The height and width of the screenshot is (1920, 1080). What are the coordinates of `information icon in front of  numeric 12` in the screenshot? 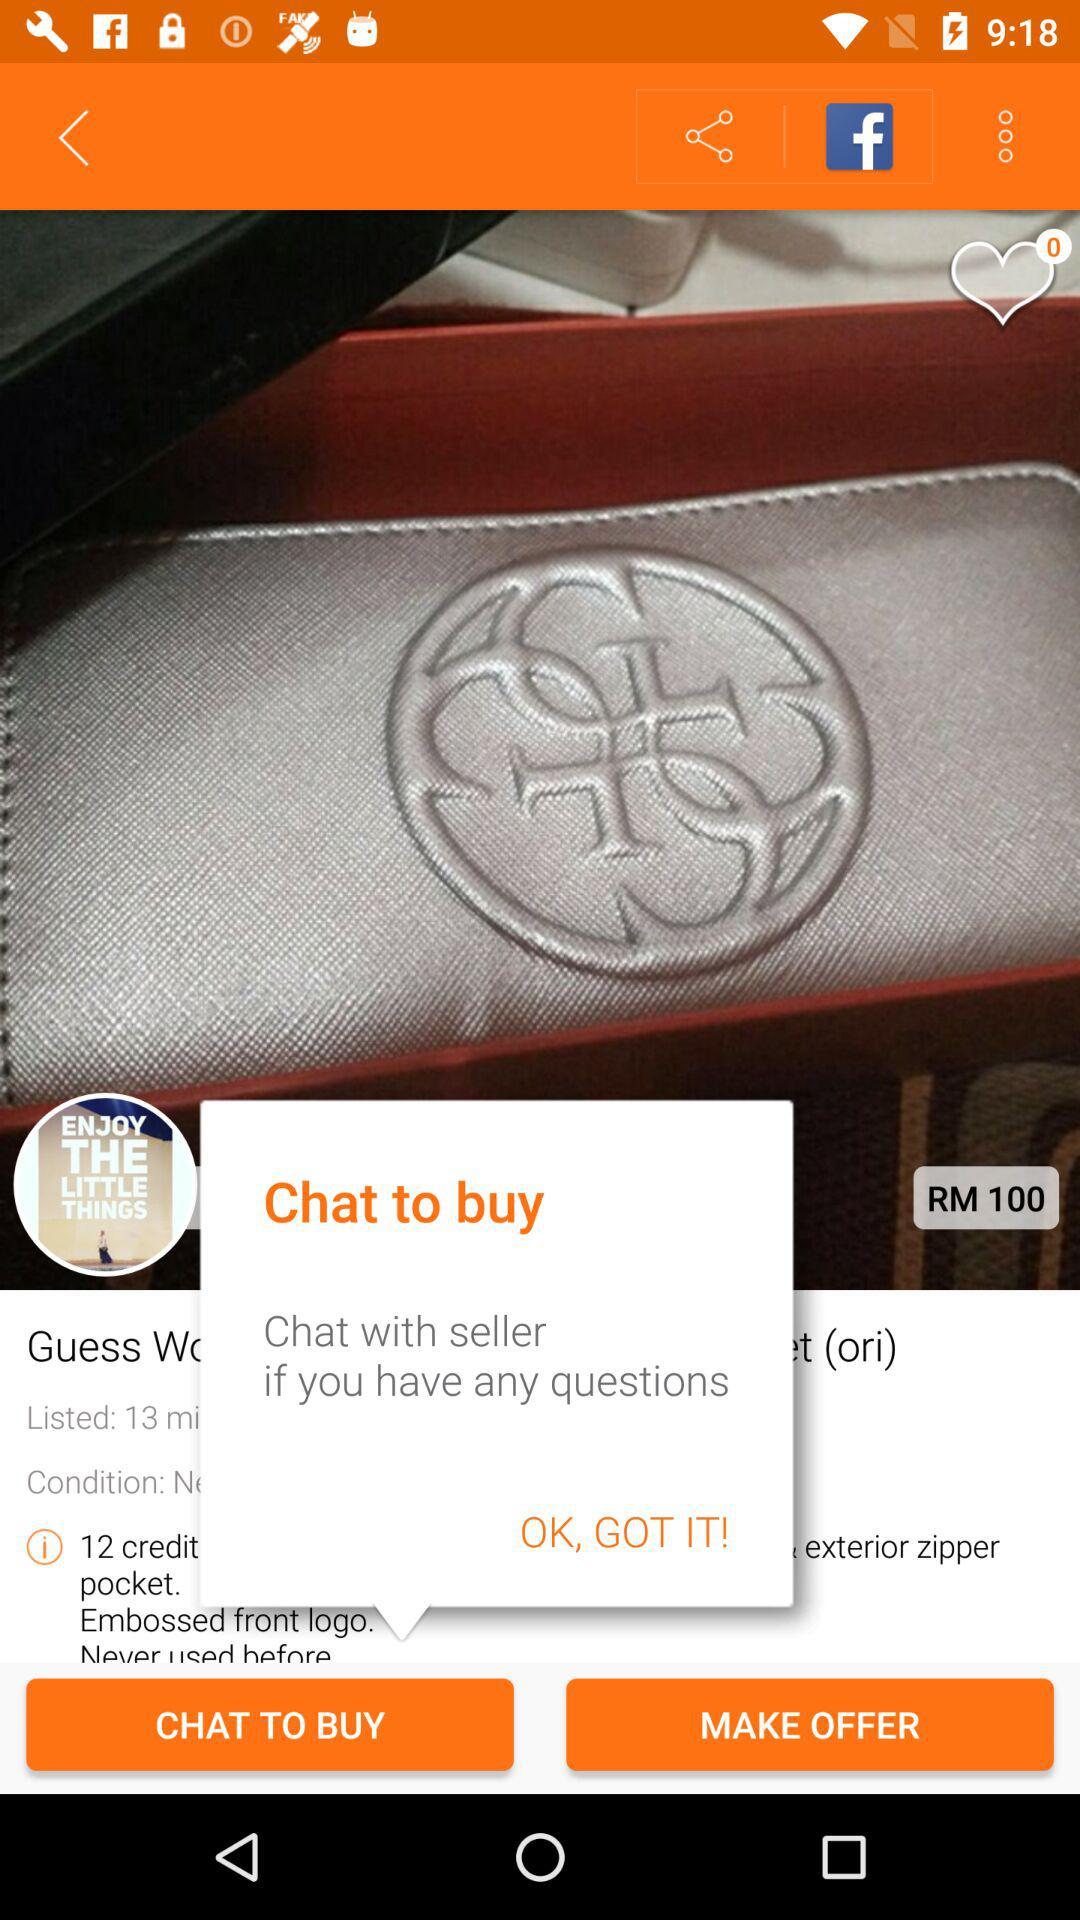 It's located at (44, 1545).